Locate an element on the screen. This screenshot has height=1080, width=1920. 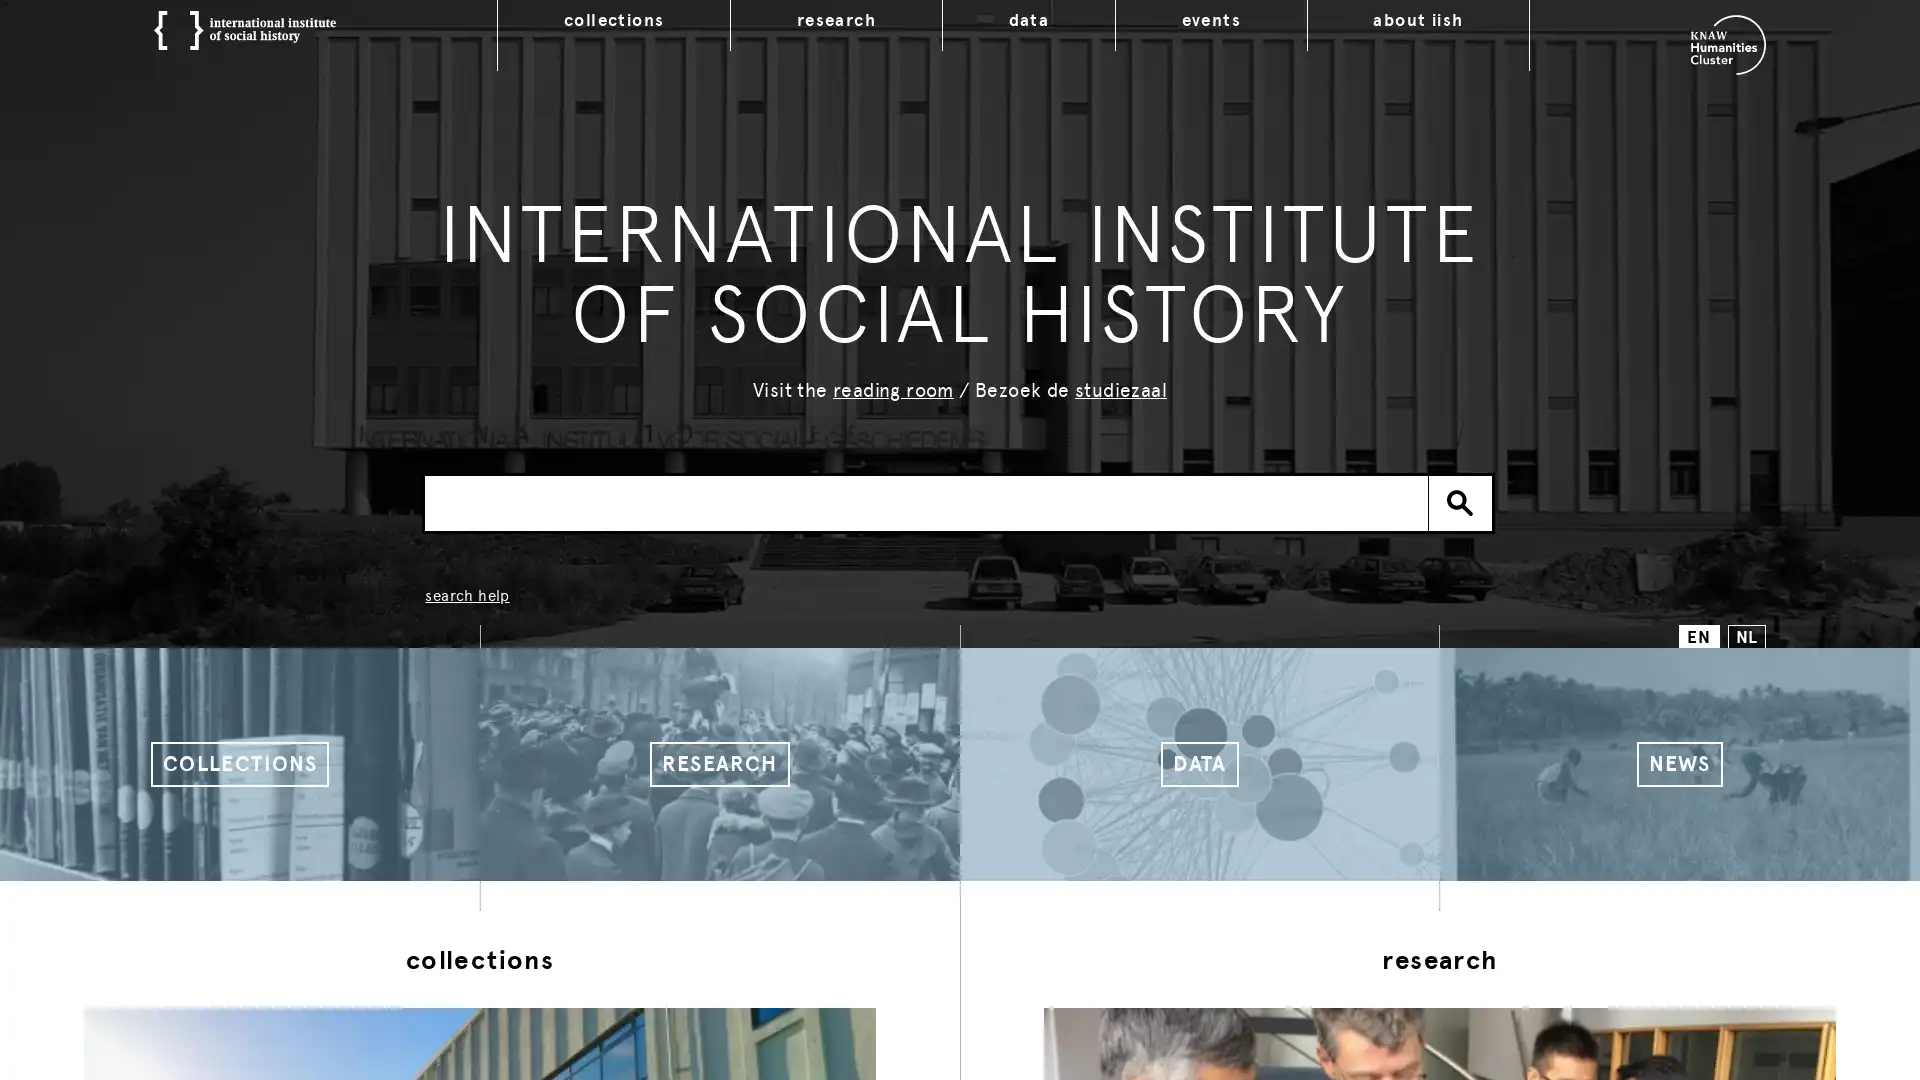
Search is located at coordinates (1460, 501).